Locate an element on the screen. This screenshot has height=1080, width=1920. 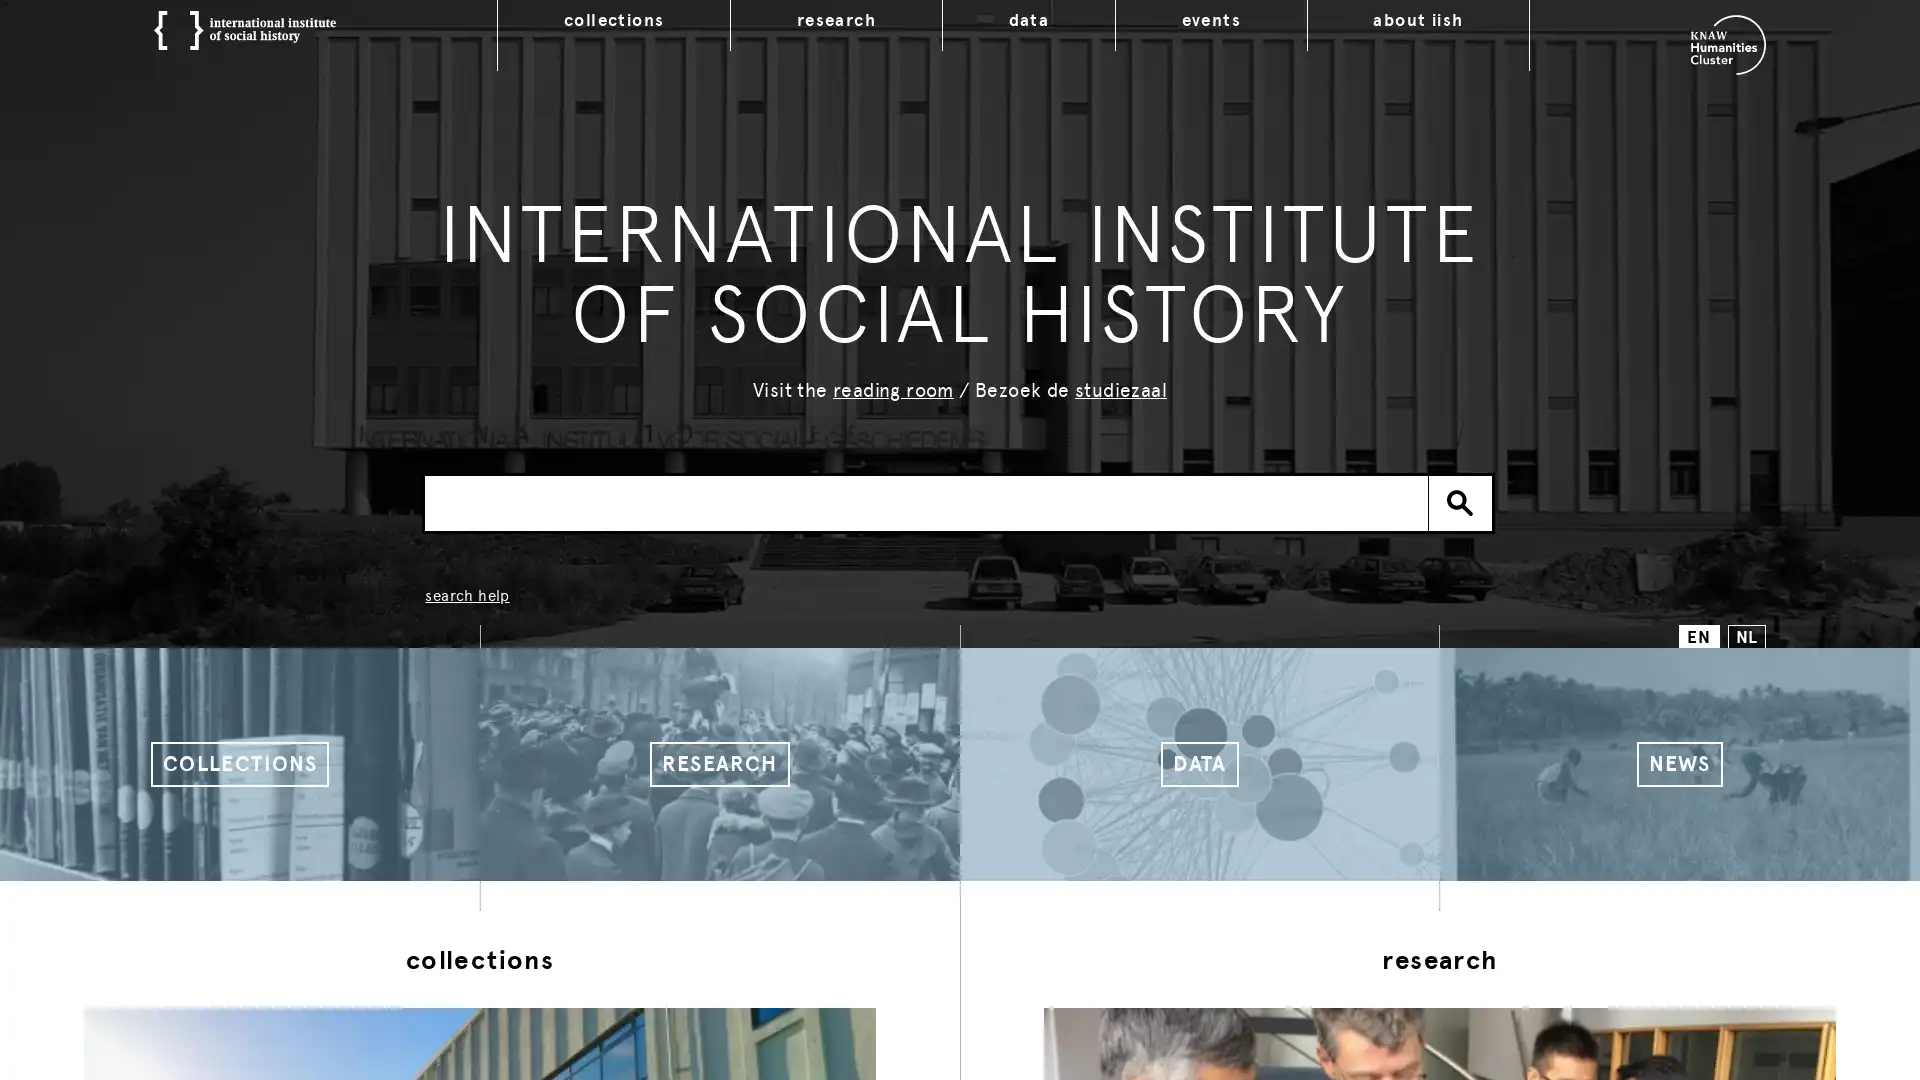
Search is located at coordinates (1460, 501).